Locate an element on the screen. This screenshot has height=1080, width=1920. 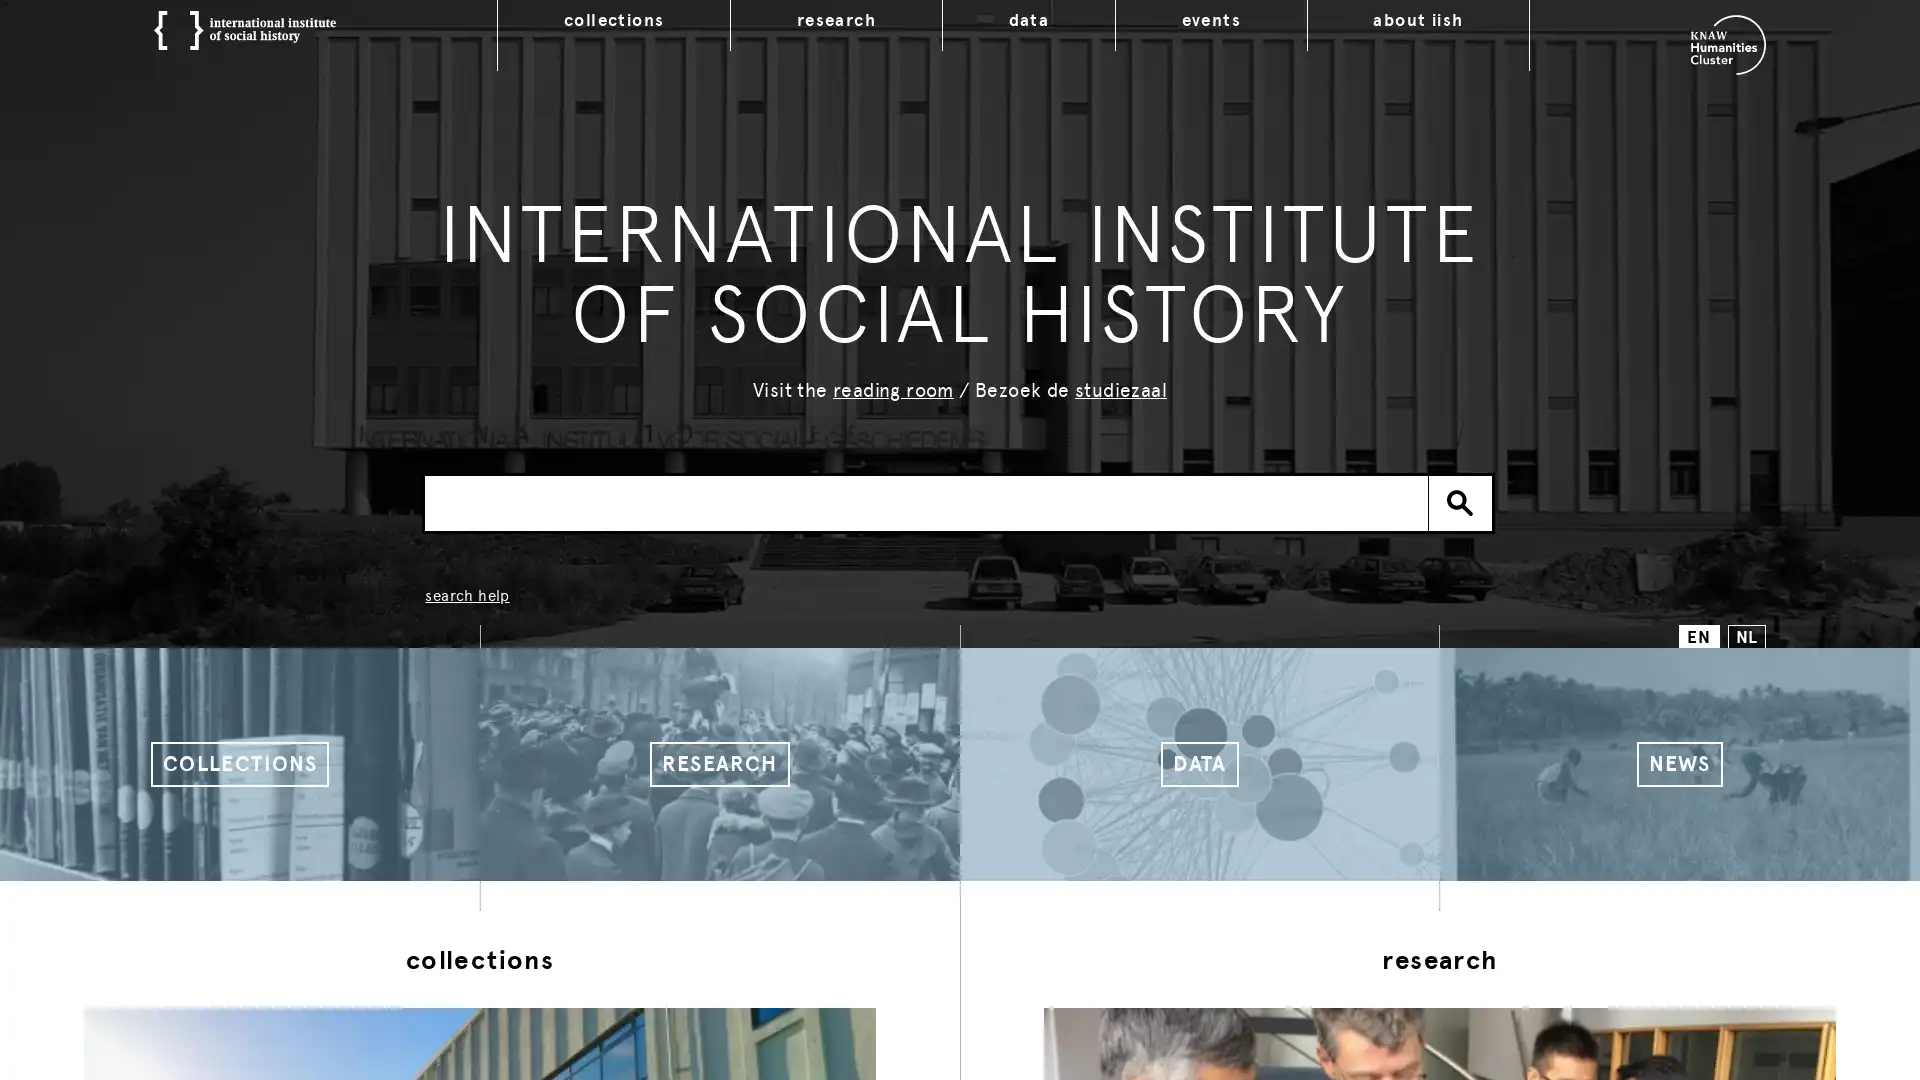
Search is located at coordinates (1460, 501).